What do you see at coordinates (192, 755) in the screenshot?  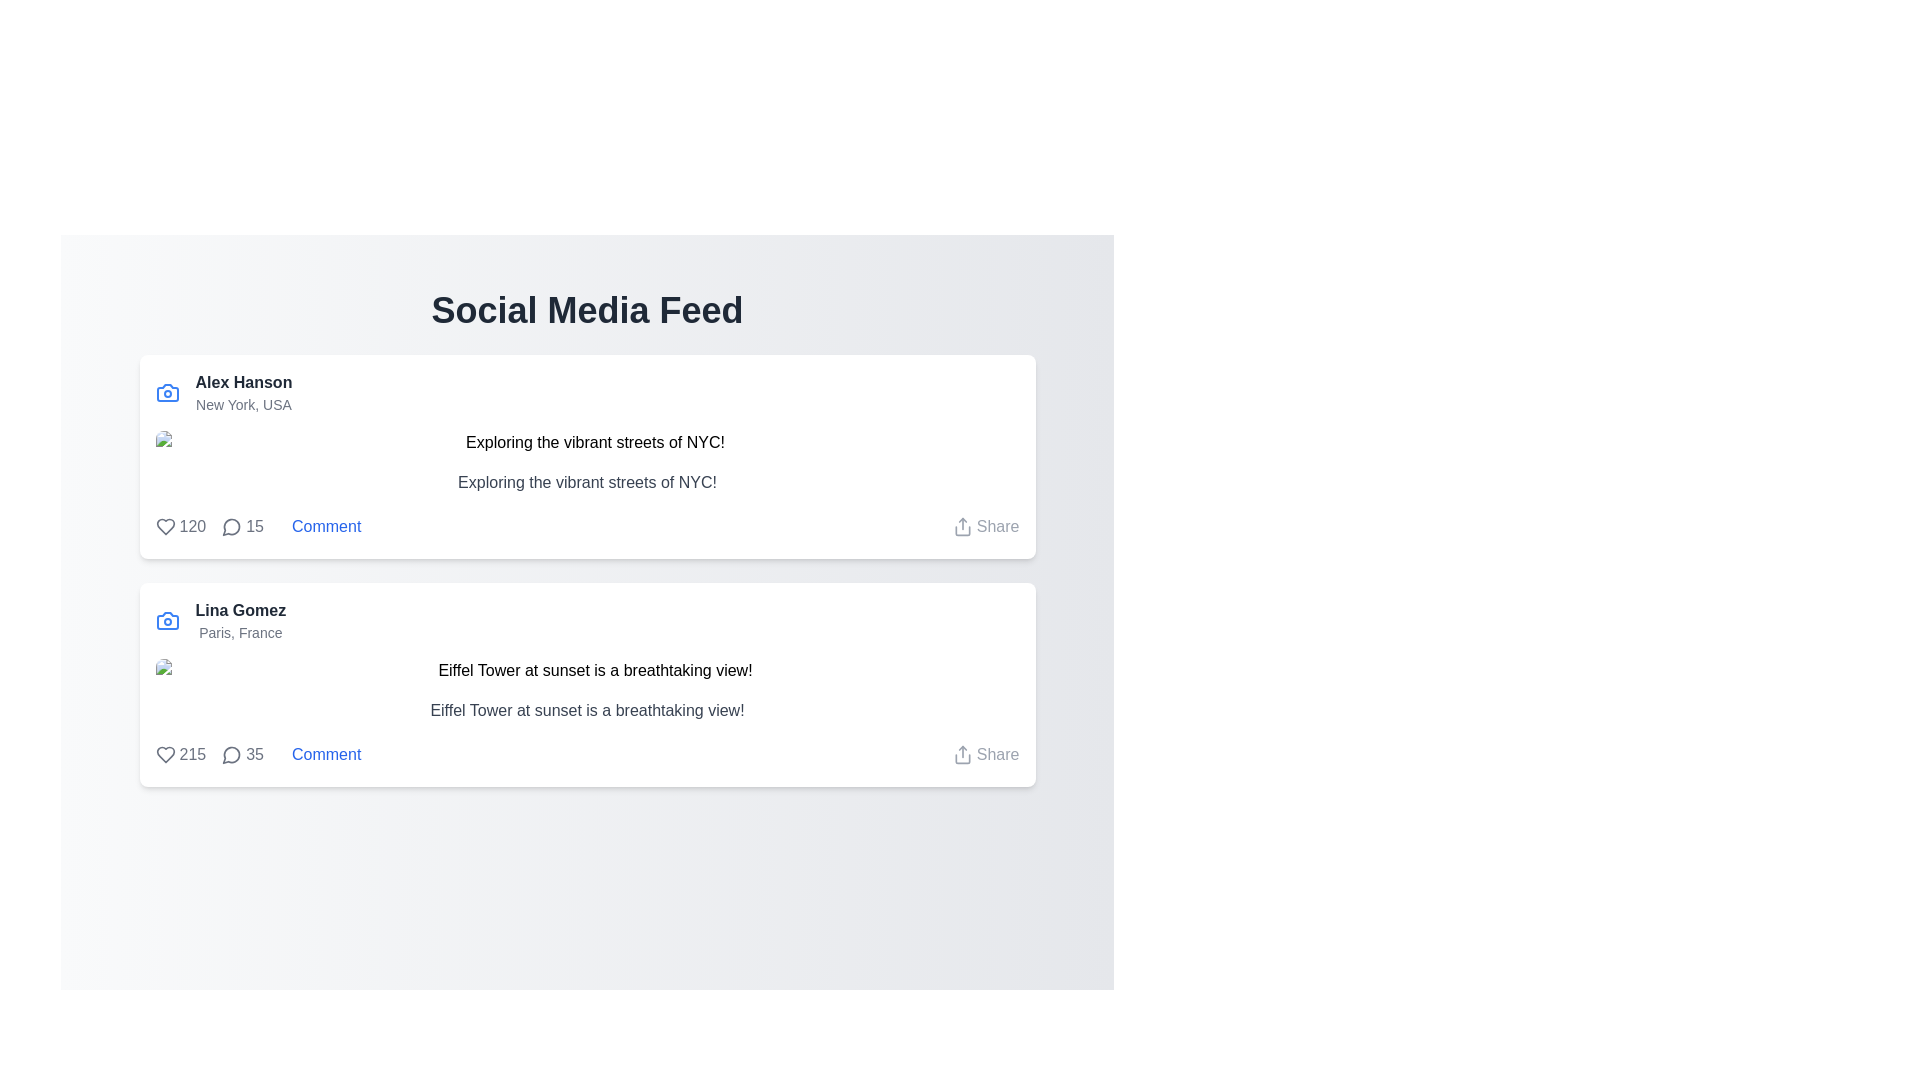 I see `the likes count text label located under 'Lina Gomez' in the second post component, positioned between a heart icon and a comment icon` at bounding box center [192, 755].